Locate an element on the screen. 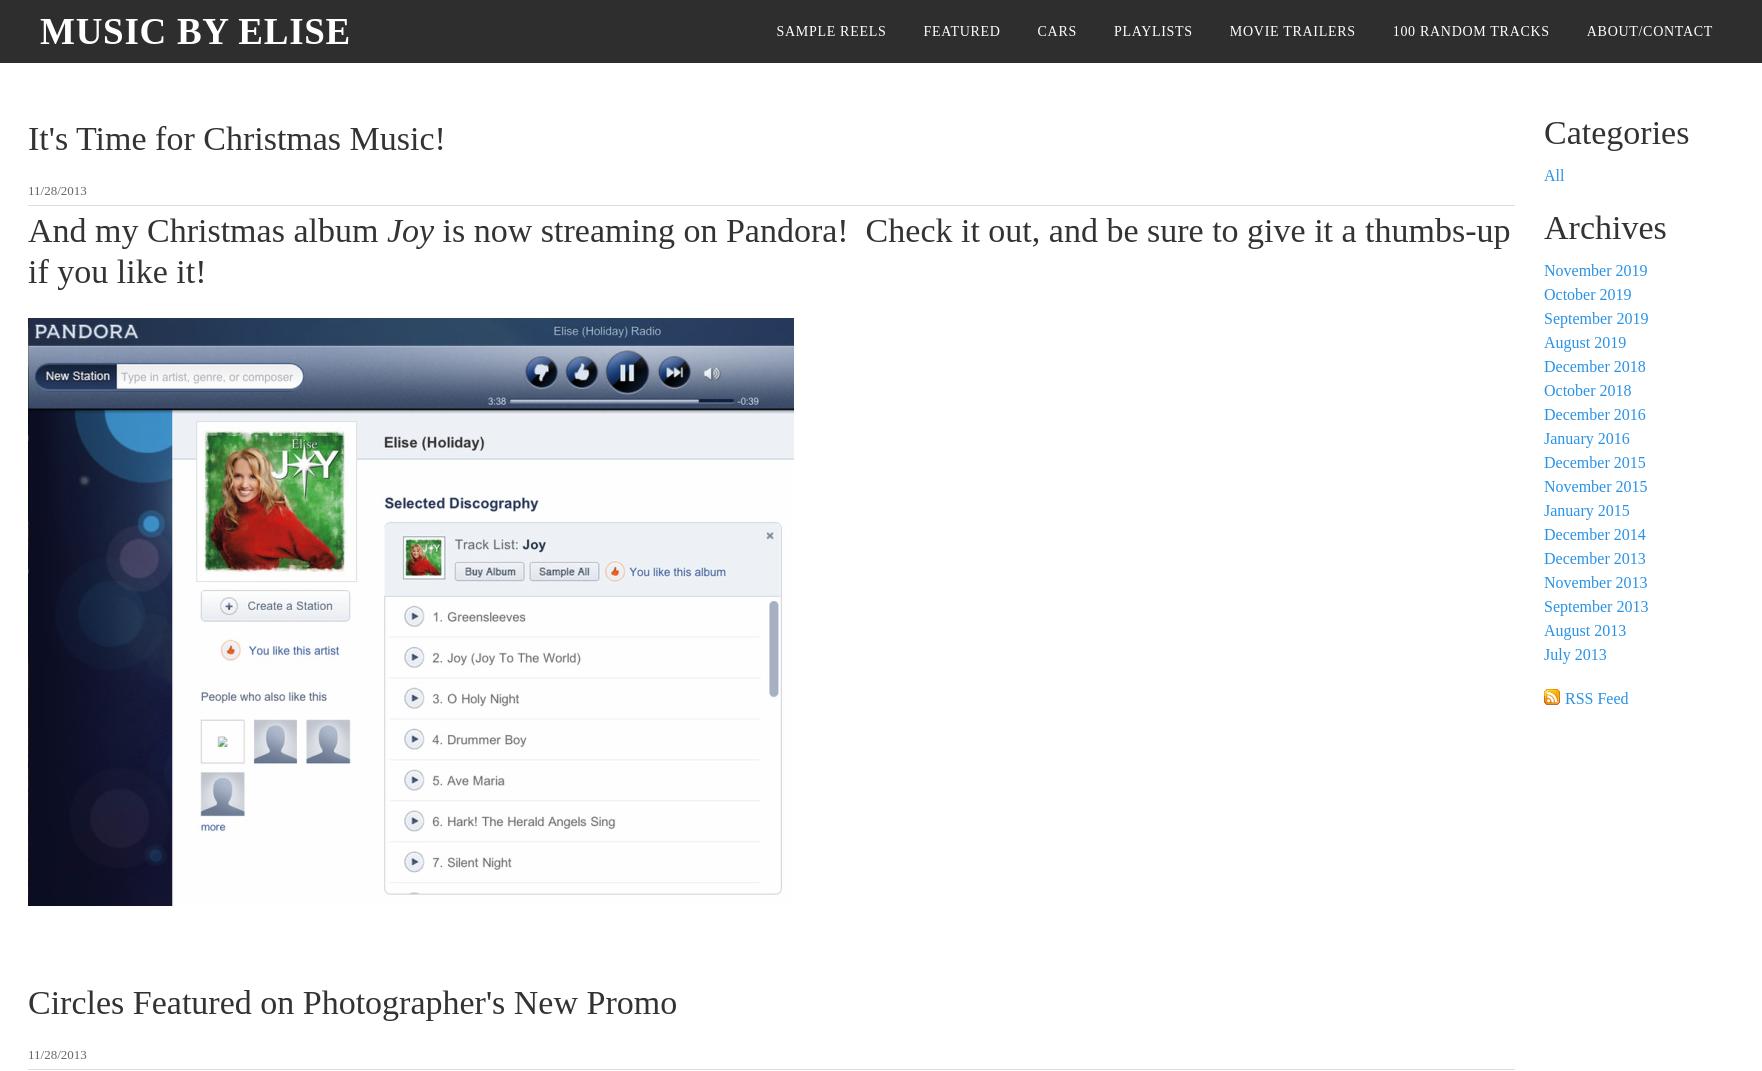 Image resolution: width=1762 pixels, height=1071 pixels. 'Circles Featured on Photographer's New Promo' is located at coordinates (352, 1001).